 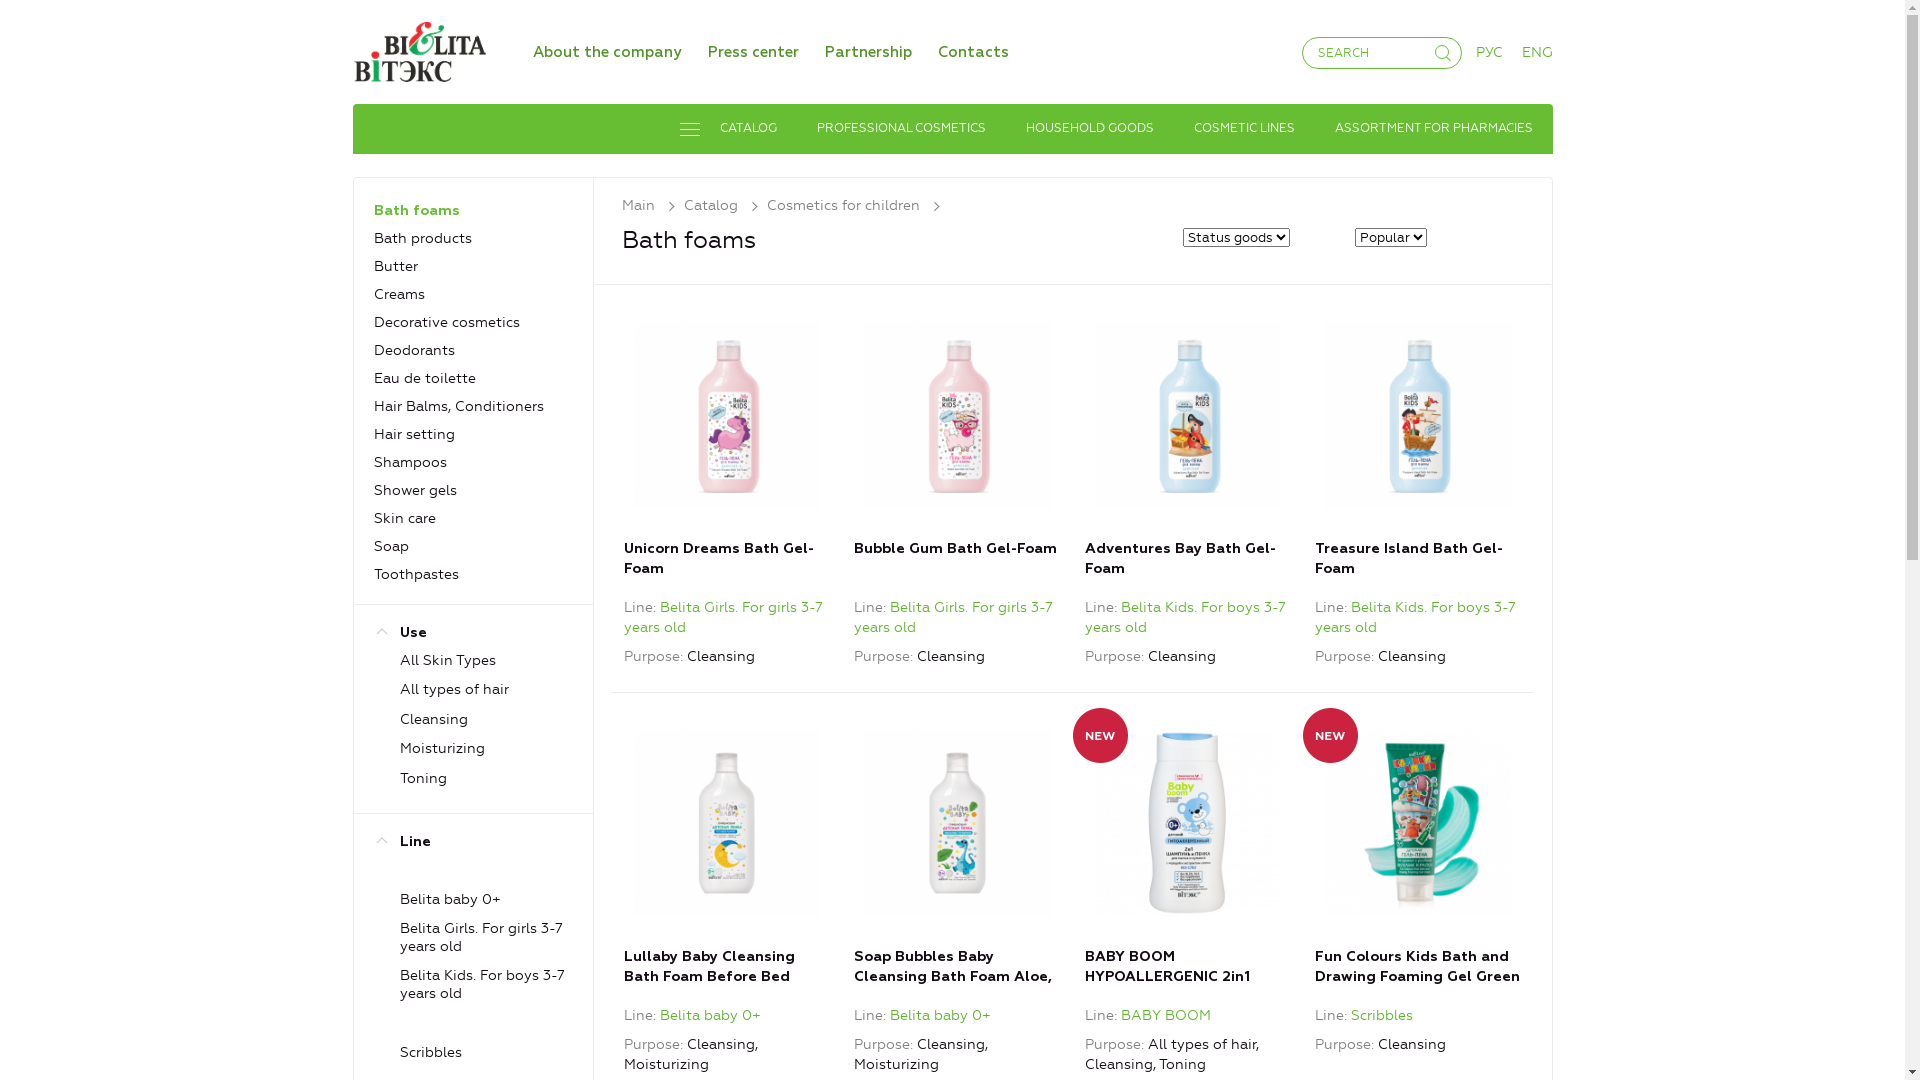 I want to click on 'CATALOG', so click(x=727, y=128).